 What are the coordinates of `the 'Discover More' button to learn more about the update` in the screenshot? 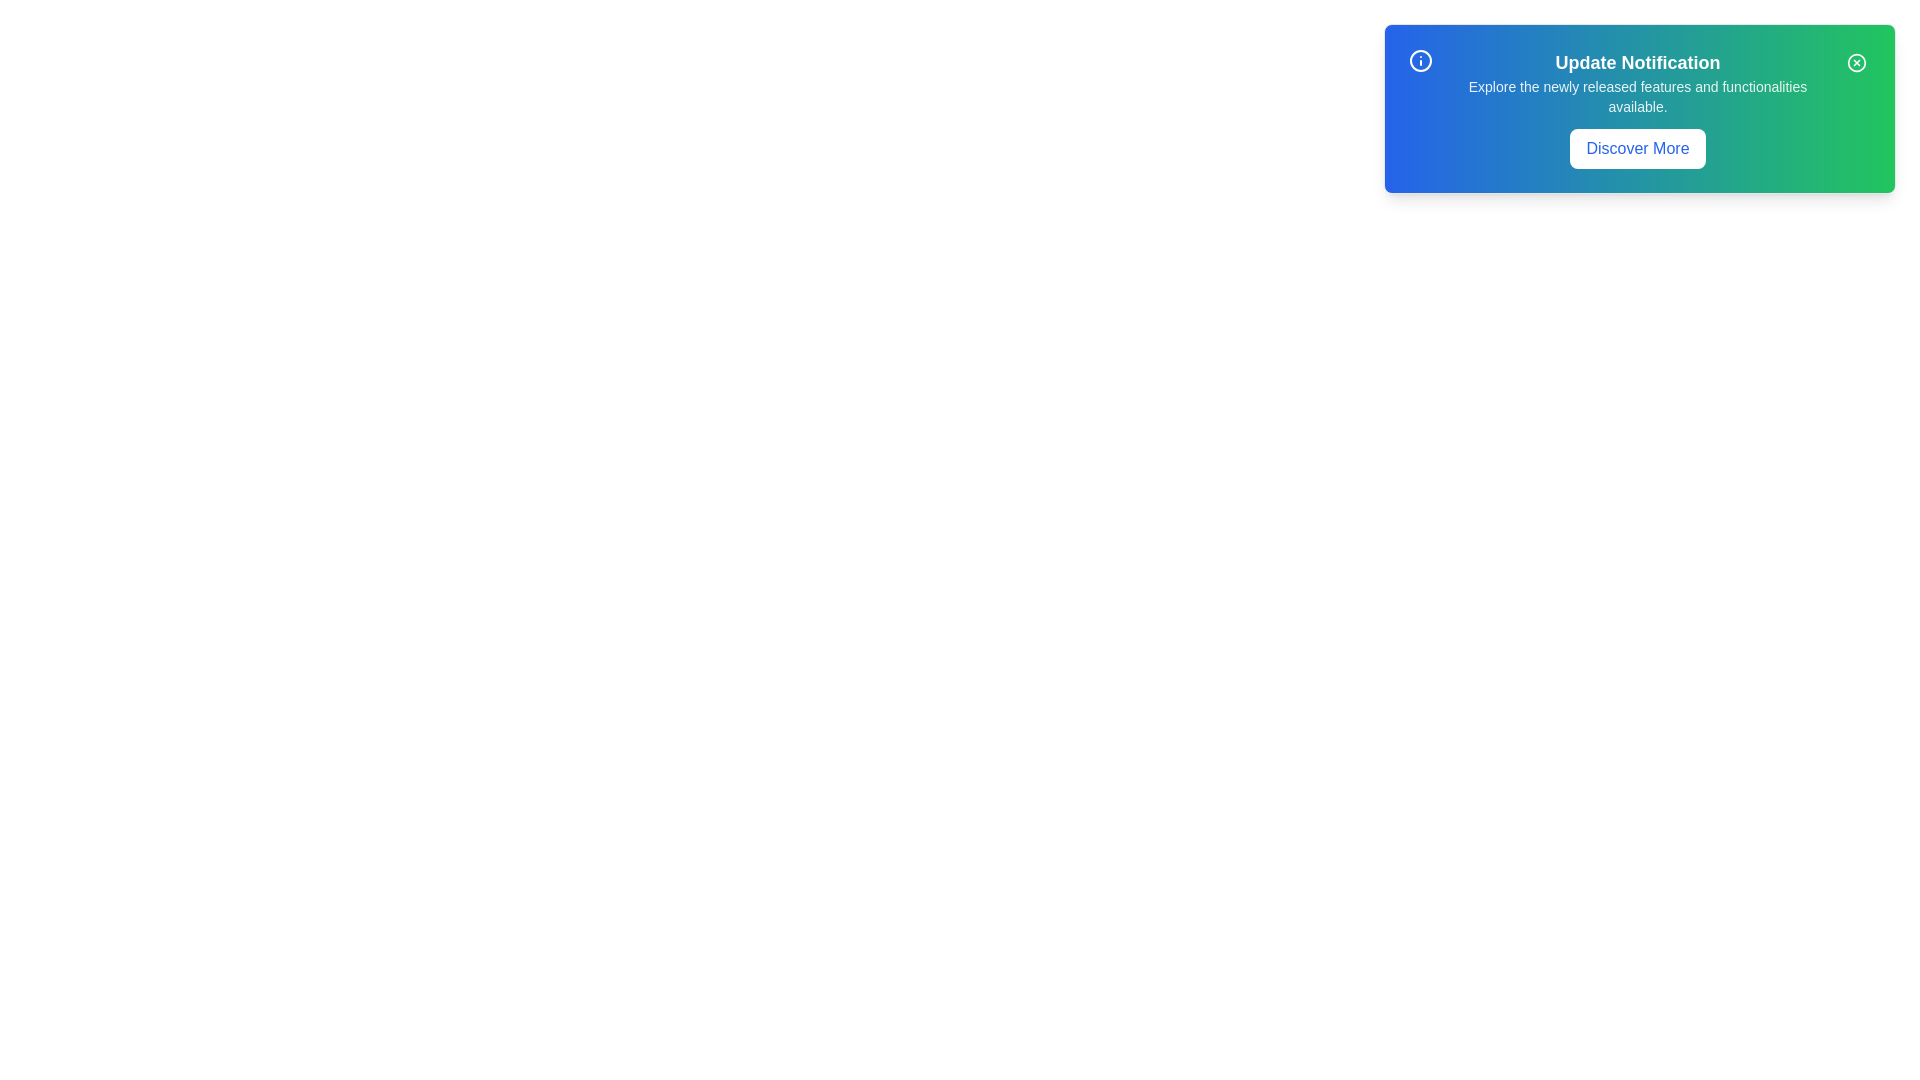 It's located at (1637, 148).